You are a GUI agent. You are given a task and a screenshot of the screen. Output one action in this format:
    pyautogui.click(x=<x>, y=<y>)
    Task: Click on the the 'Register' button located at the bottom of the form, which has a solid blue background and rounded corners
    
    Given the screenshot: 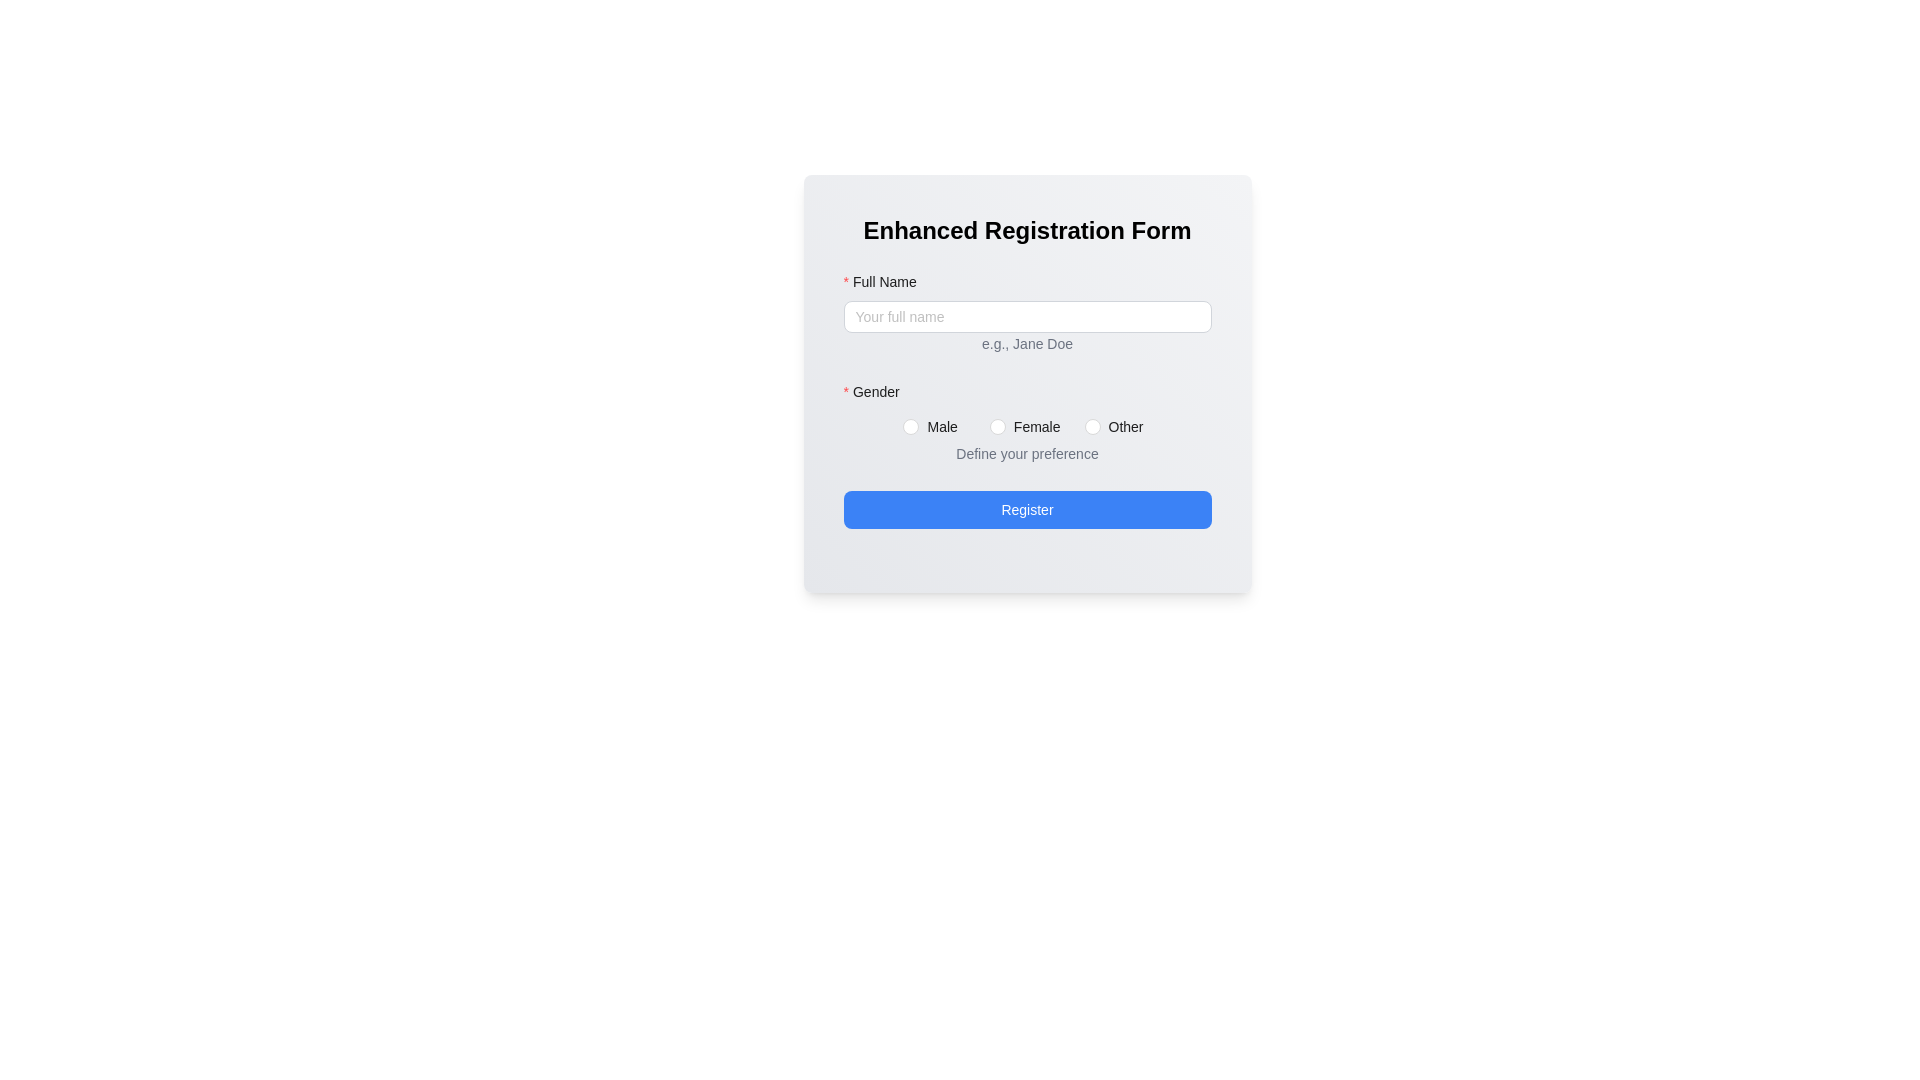 What is the action you would take?
    pyautogui.click(x=1027, y=508)
    